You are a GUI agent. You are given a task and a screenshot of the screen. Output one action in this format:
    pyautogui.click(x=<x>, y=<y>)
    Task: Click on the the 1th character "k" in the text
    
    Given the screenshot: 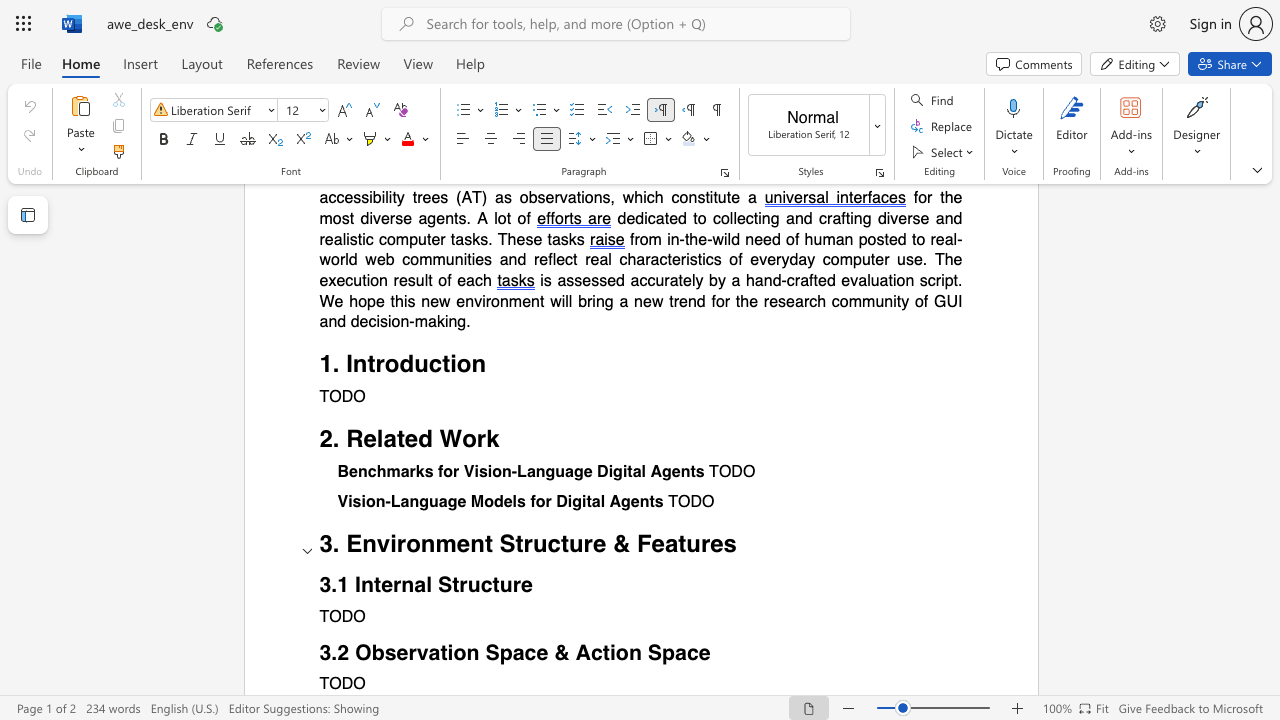 What is the action you would take?
    pyautogui.click(x=492, y=438)
    